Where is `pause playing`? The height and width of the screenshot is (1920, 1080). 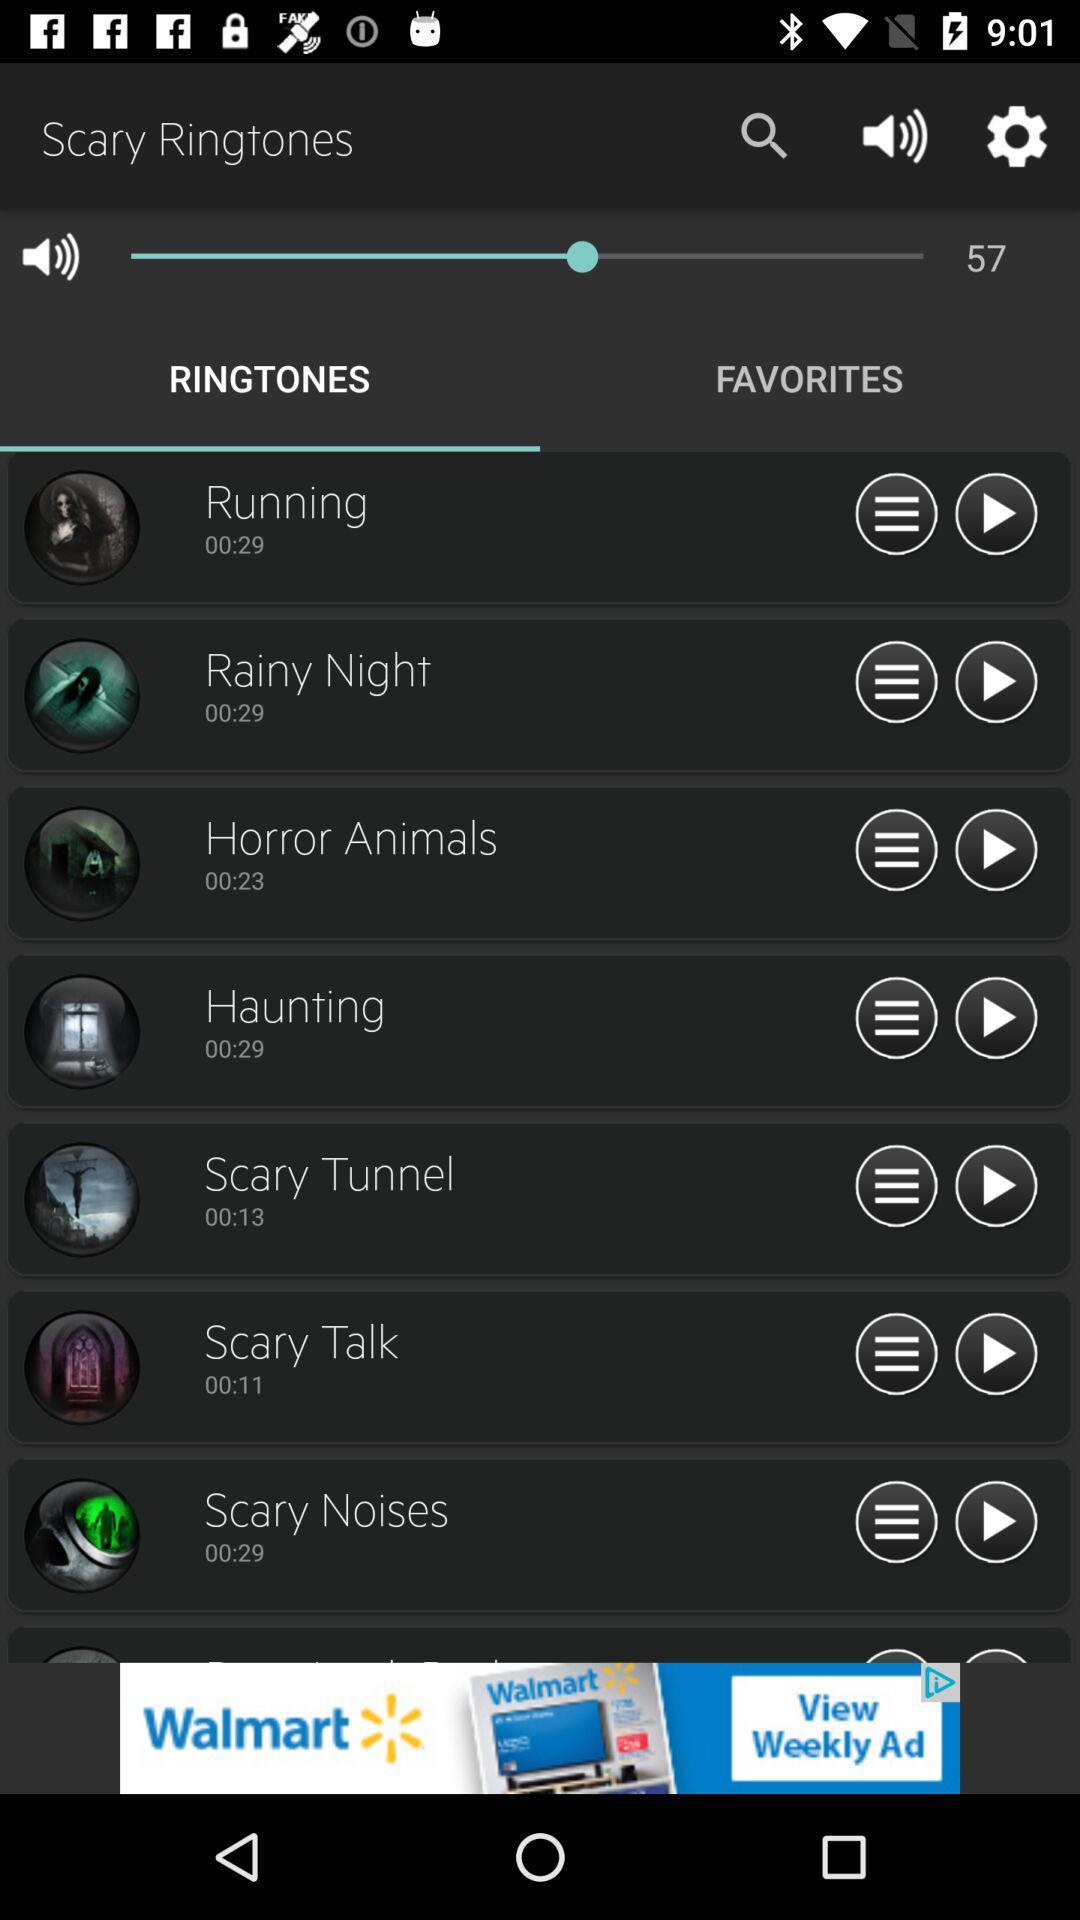
pause playing is located at coordinates (895, 515).